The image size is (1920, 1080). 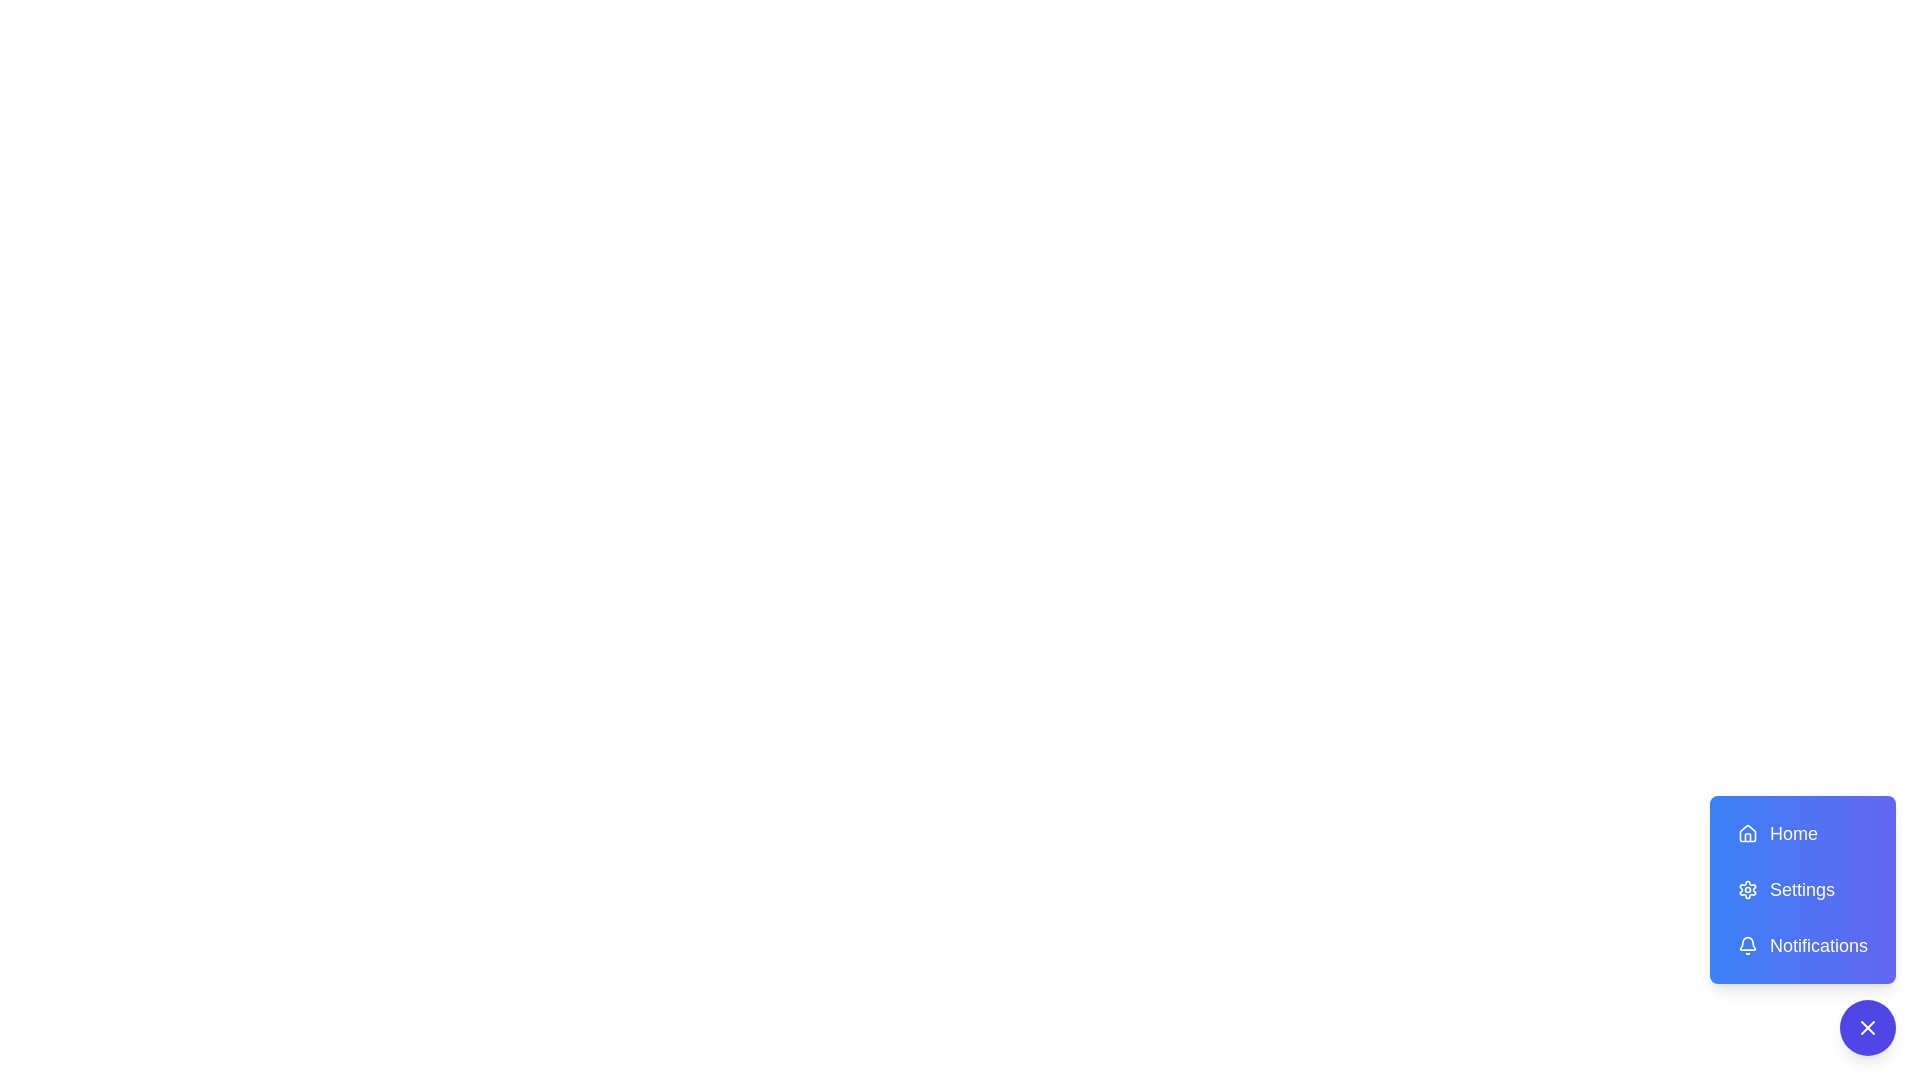 I want to click on the 'Notifications' menu link at the bottom-right corner of the interface, so click(x=1803, y=925).